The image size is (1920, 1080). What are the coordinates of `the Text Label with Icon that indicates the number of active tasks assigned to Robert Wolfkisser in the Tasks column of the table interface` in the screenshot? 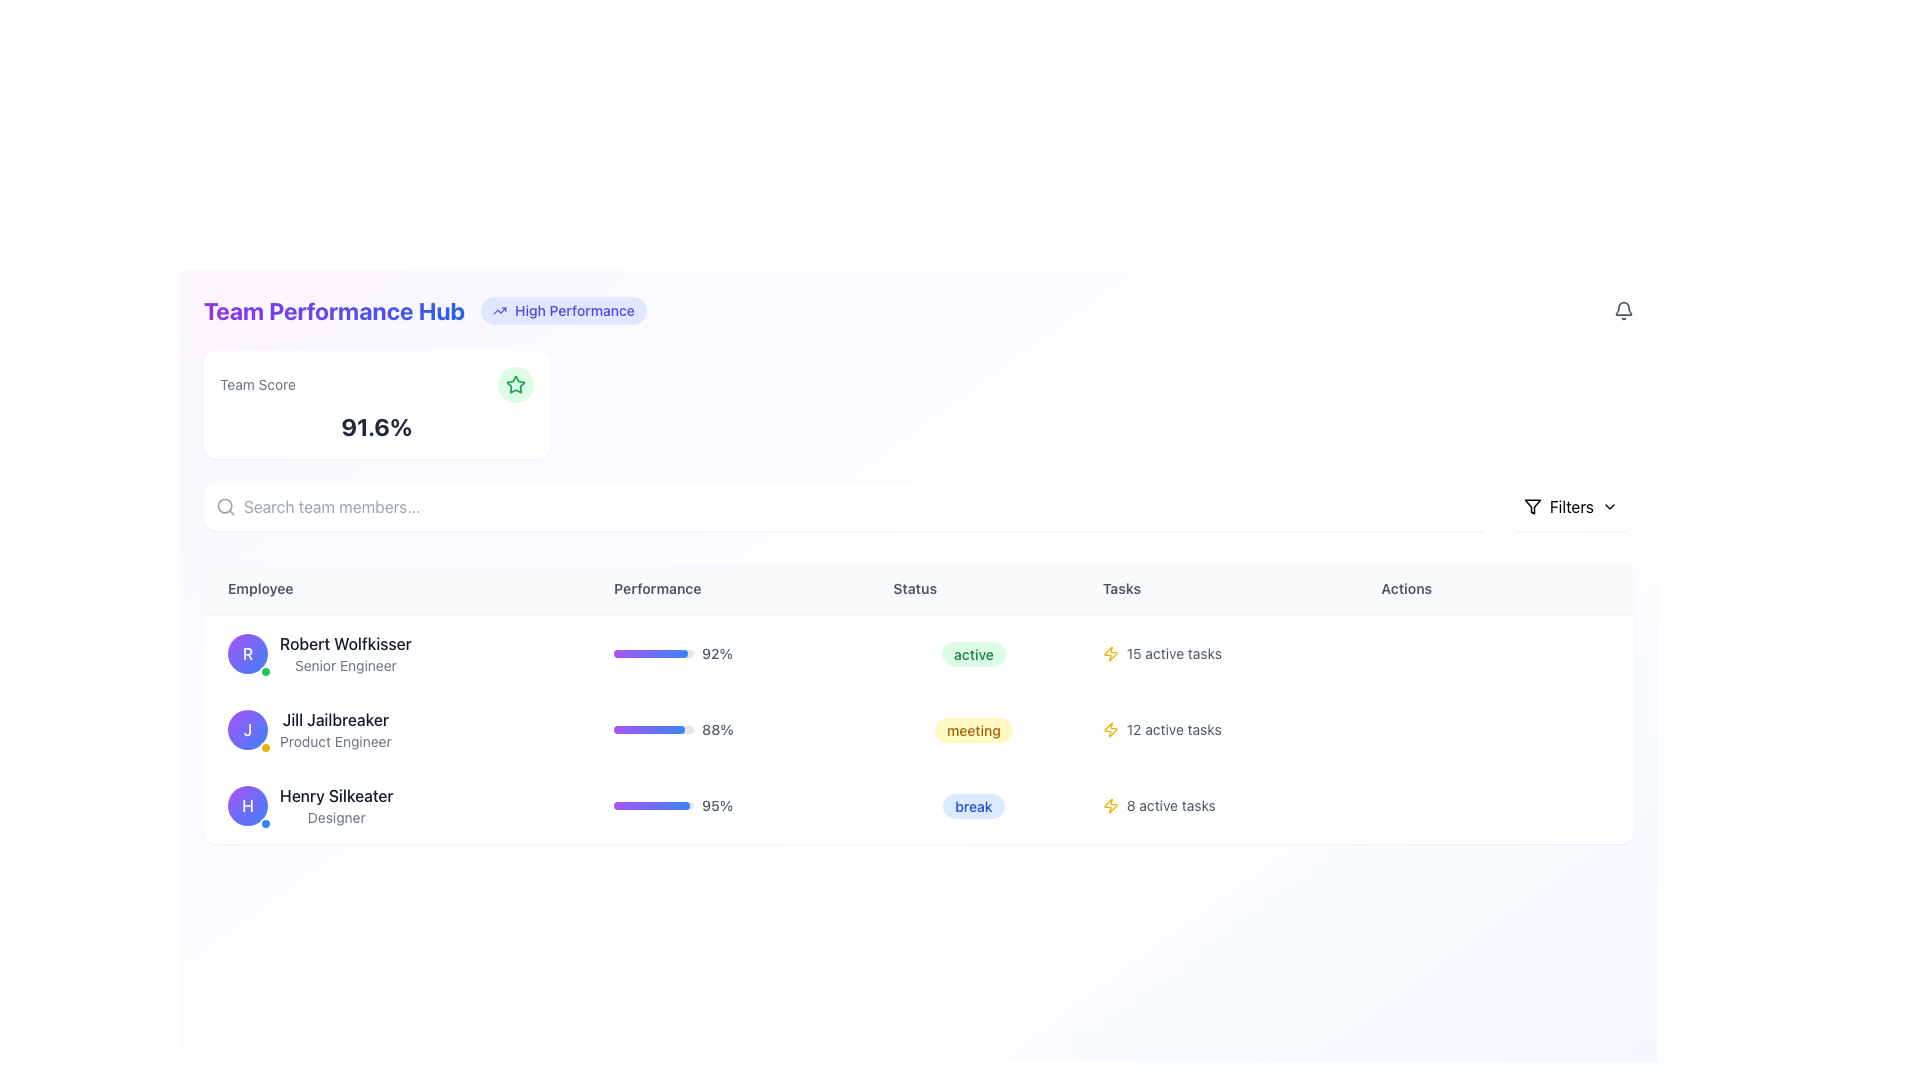 It's located at (1217, 654).